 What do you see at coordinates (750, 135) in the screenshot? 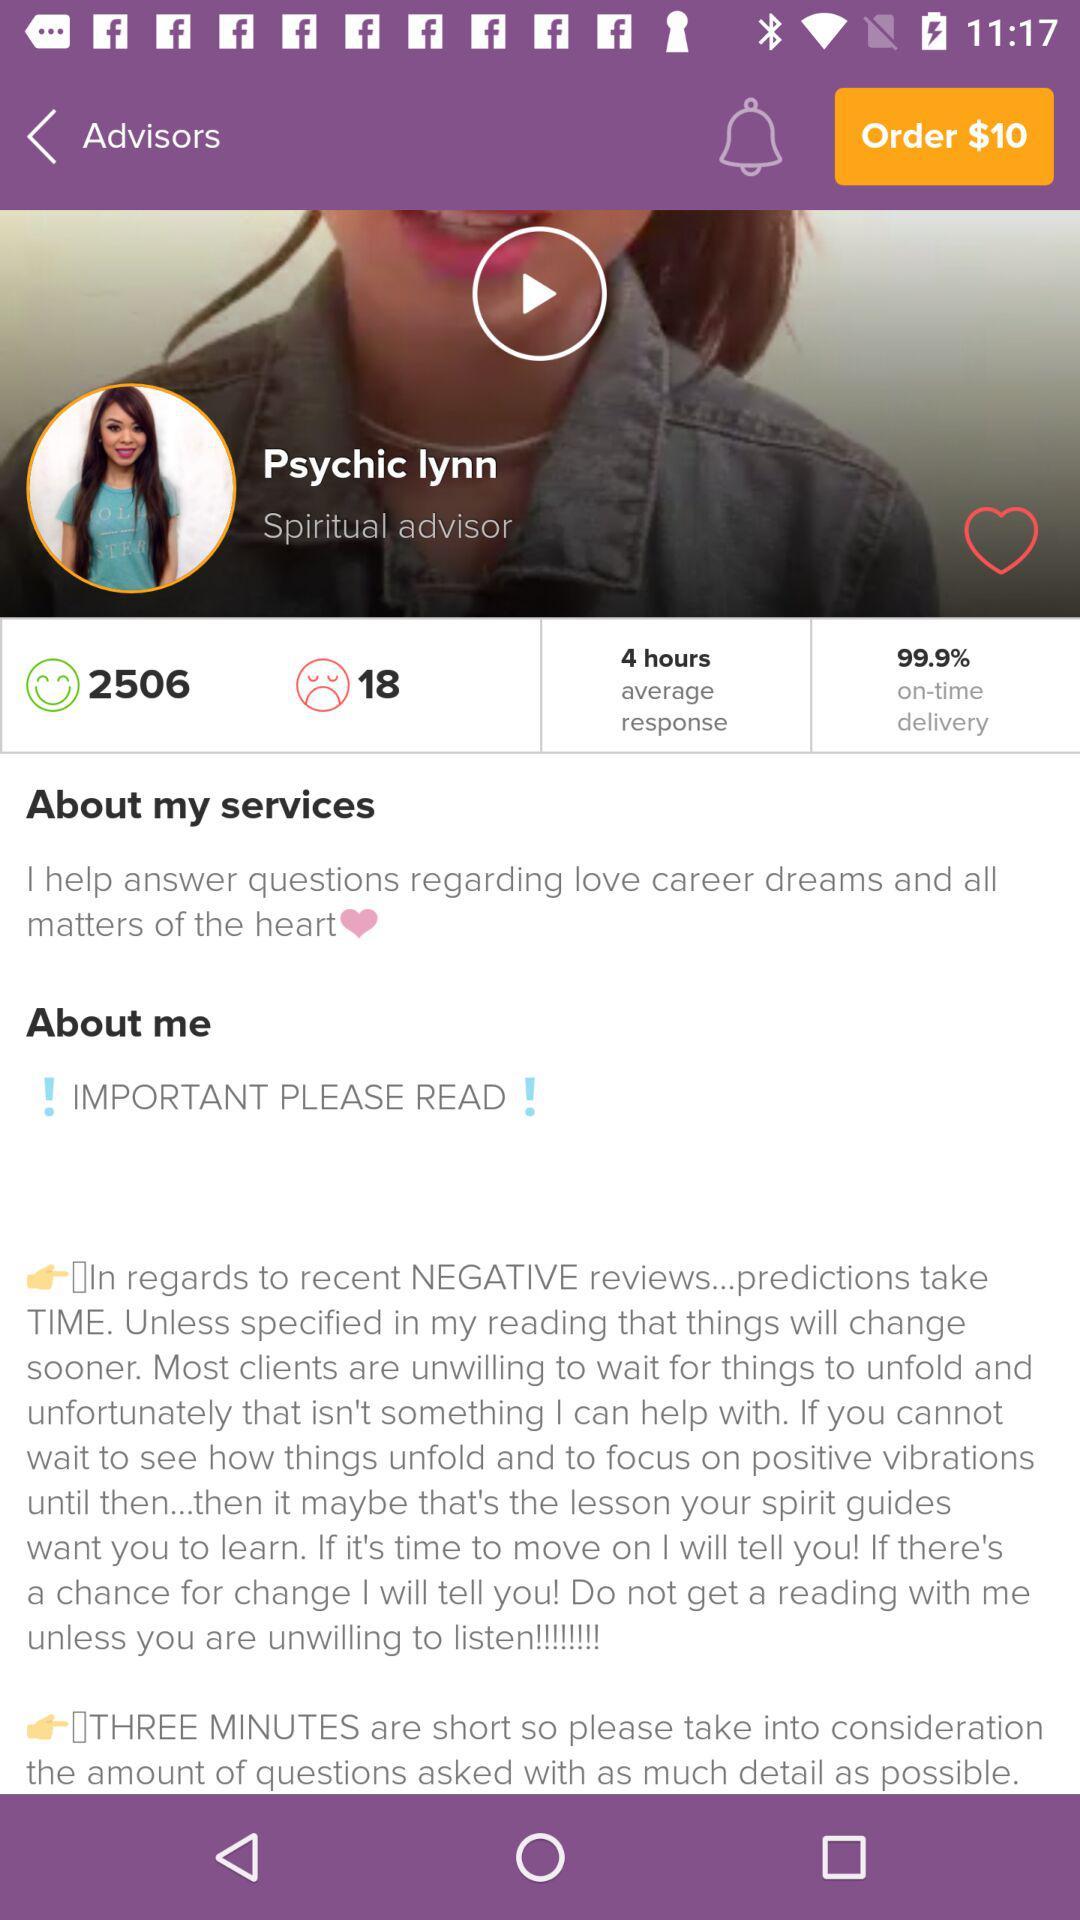
I see `icon to the left of order $10 icon` at bounding box center [750, 135].